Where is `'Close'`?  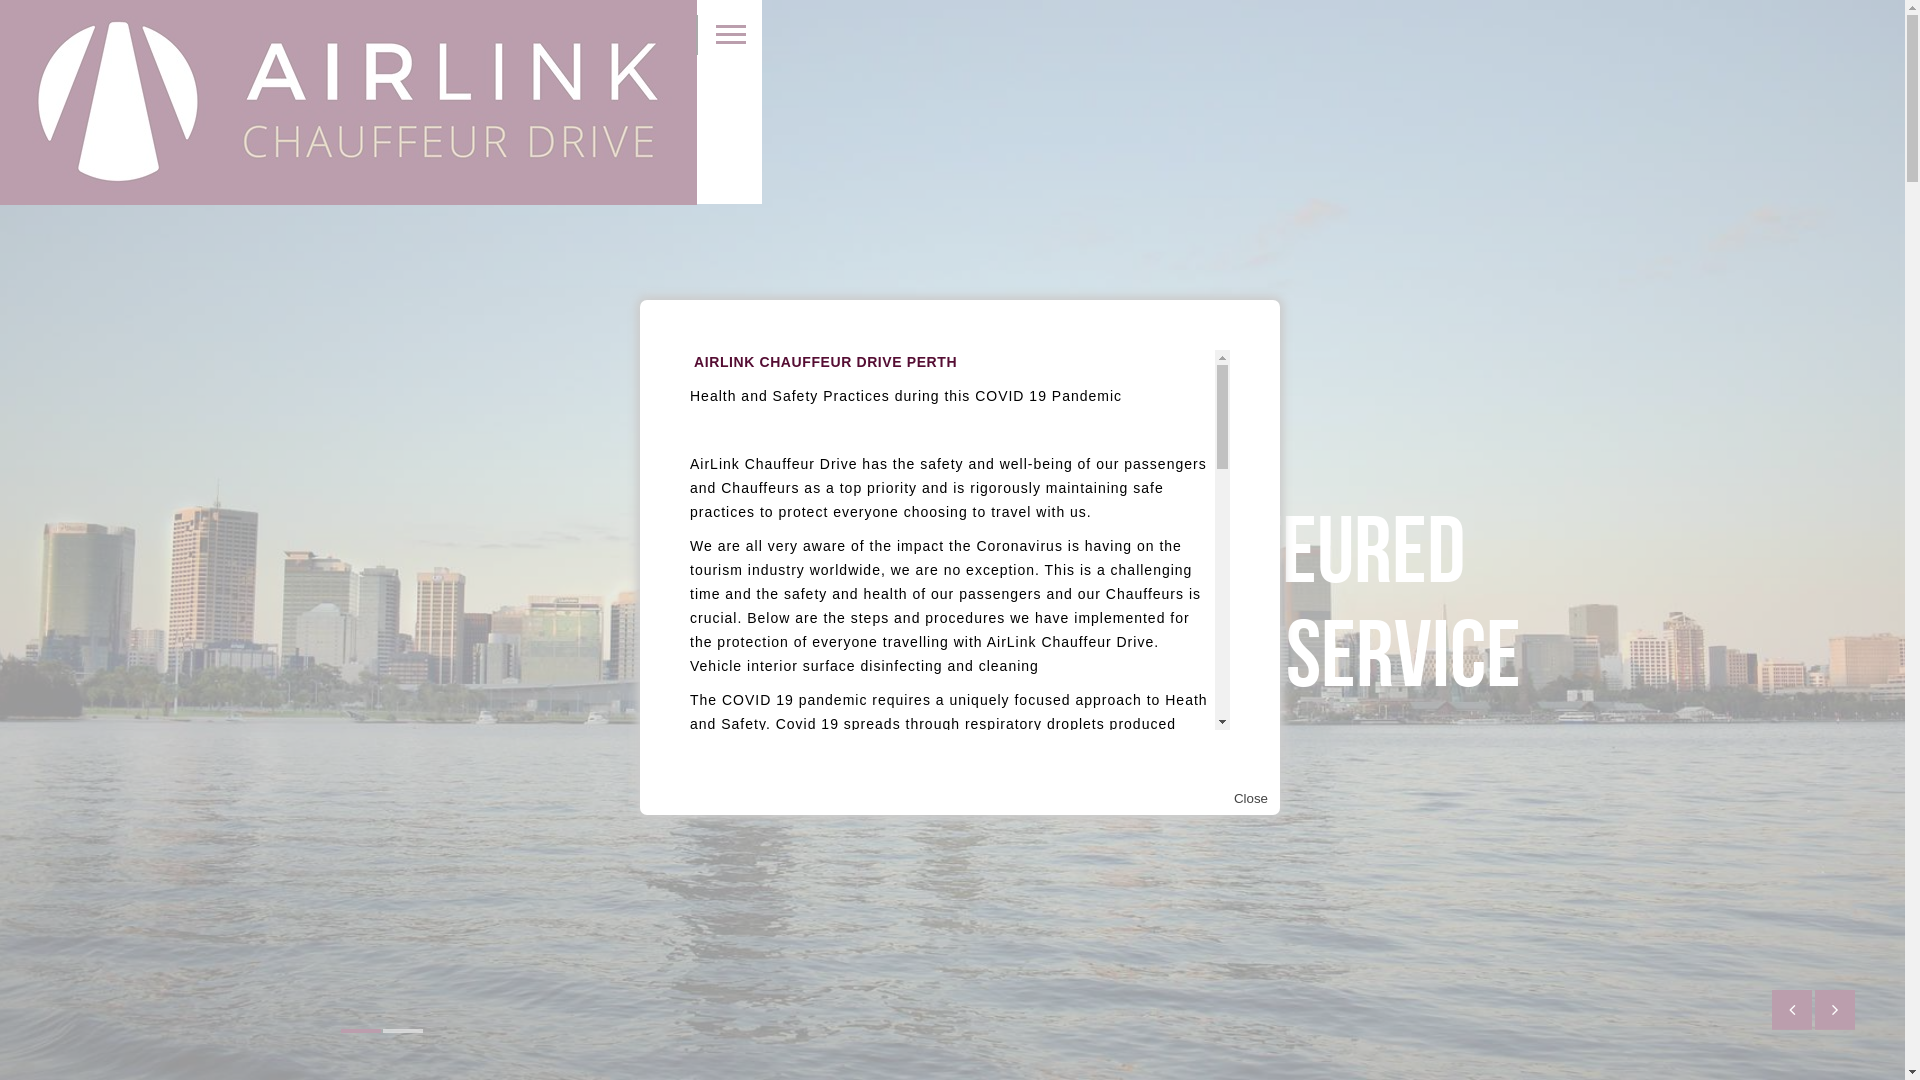 'Close' is located at coordinates (1250, 797).